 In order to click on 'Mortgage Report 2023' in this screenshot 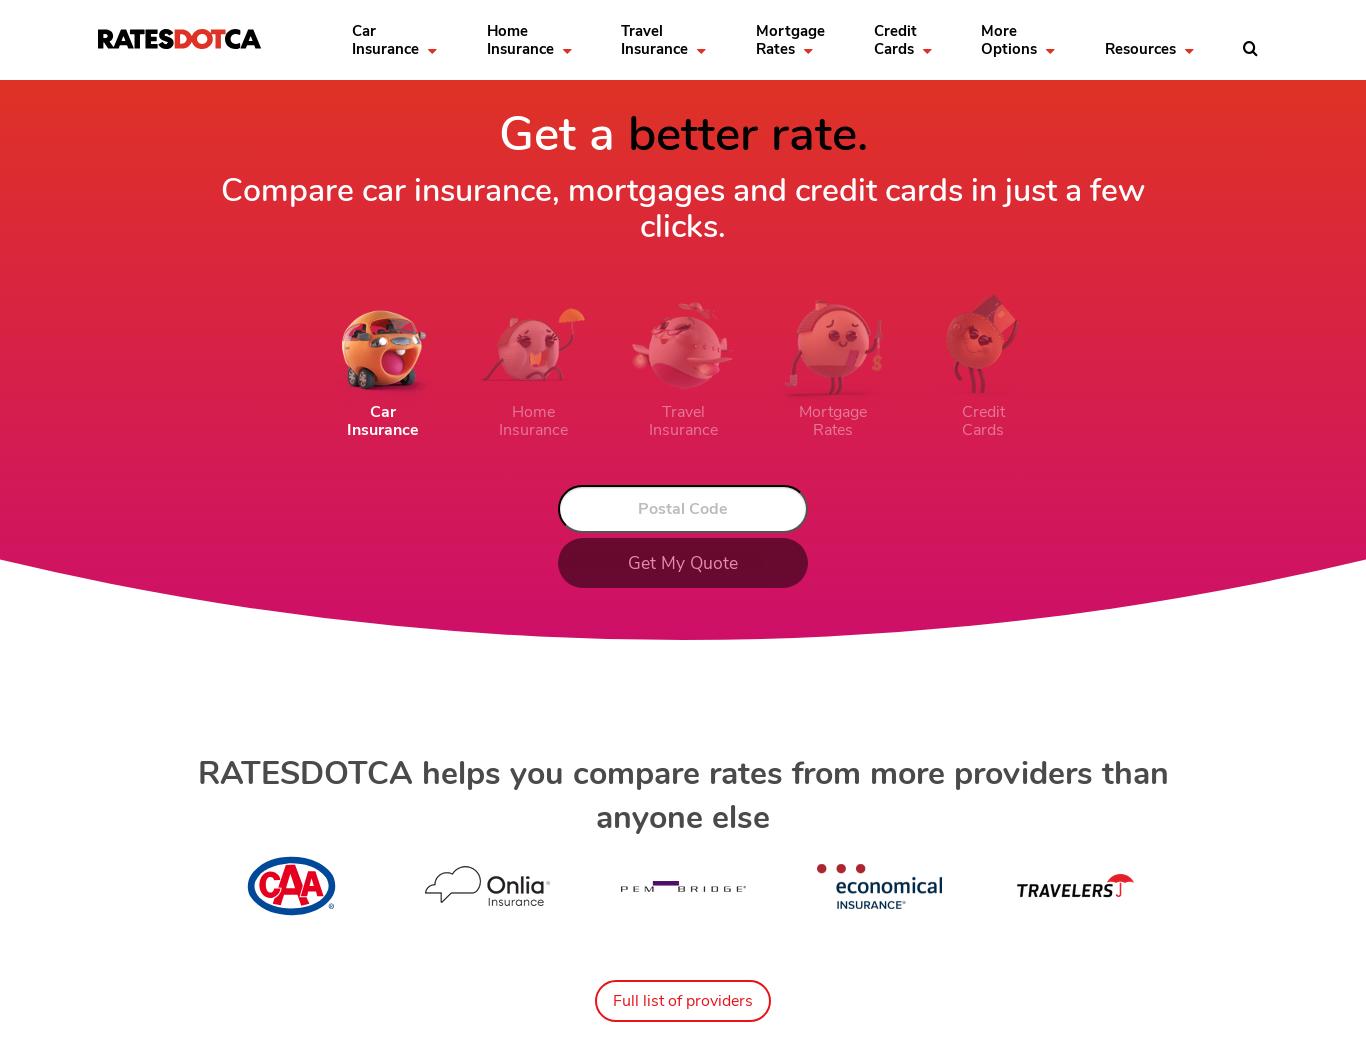, I will do `click(486, 406)`.